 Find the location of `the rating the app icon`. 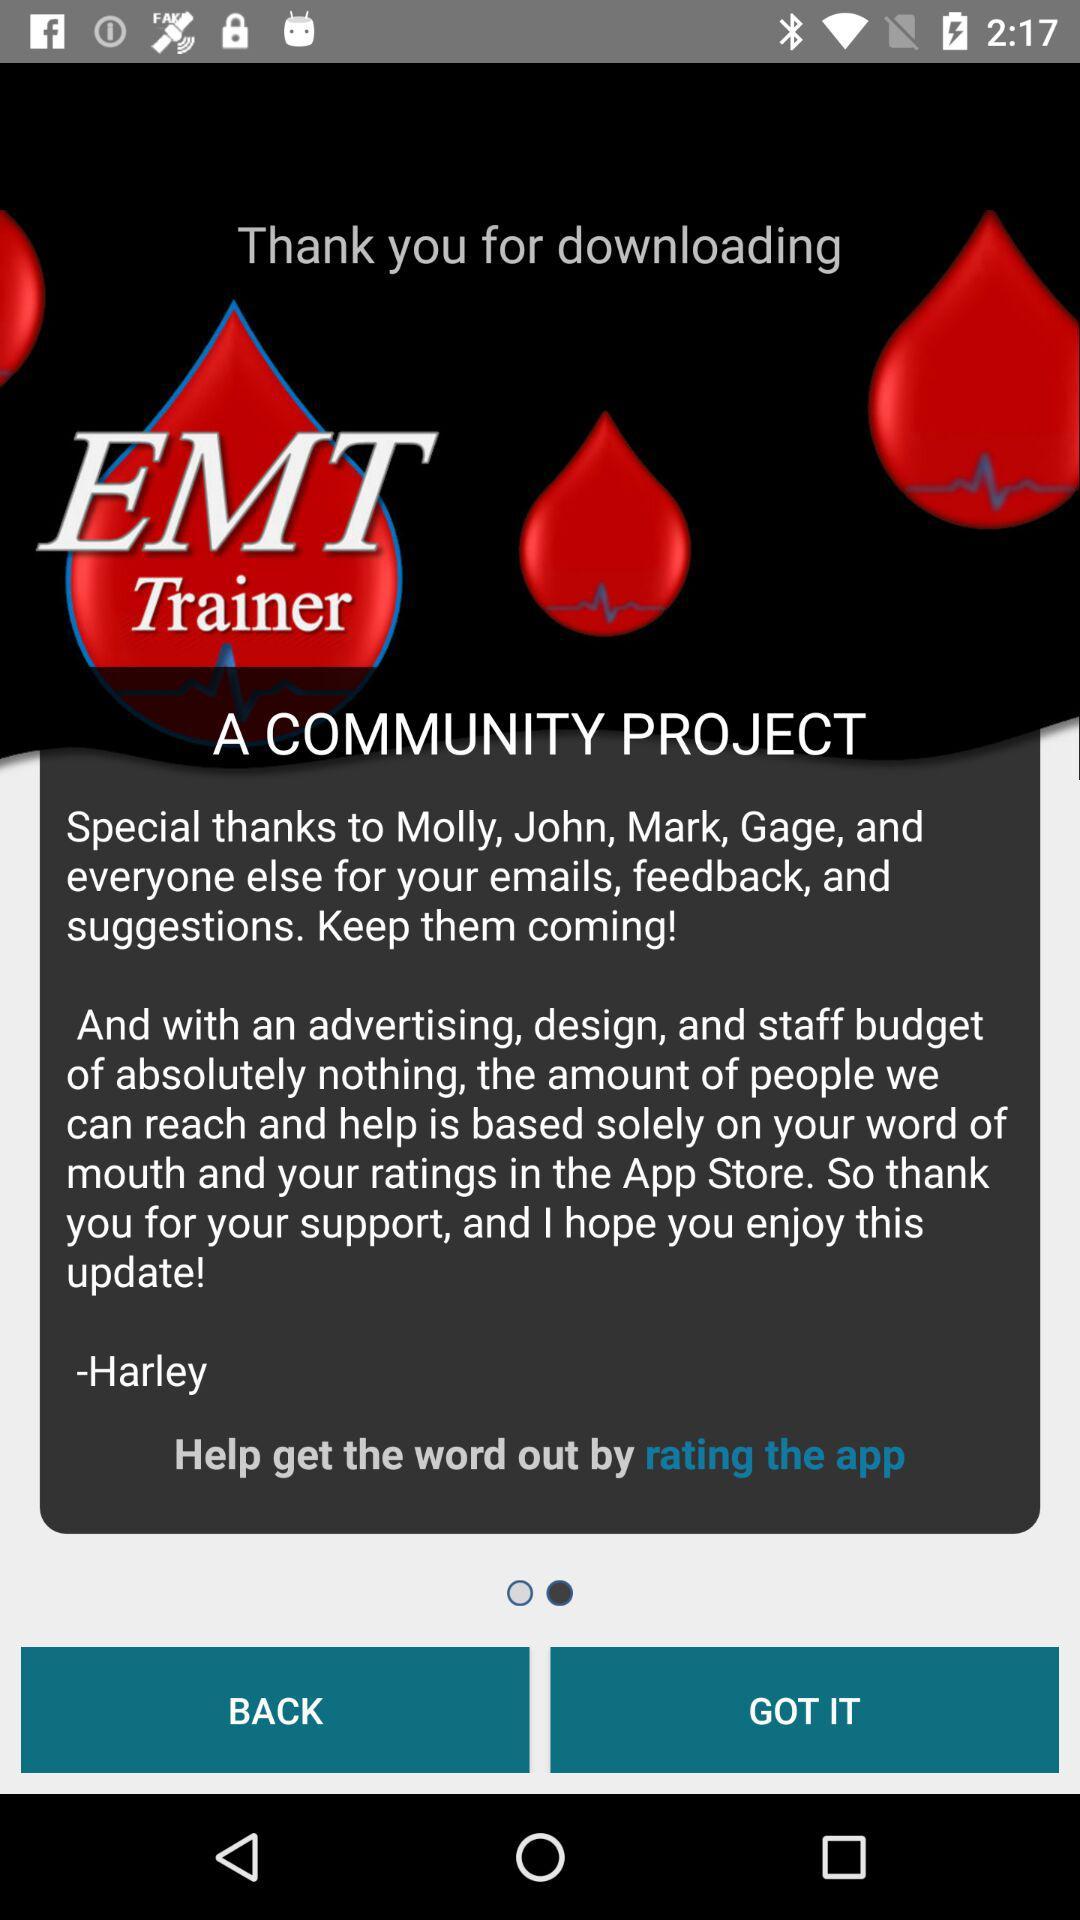

the rating the app icon is located at coordinates (774, 1452).